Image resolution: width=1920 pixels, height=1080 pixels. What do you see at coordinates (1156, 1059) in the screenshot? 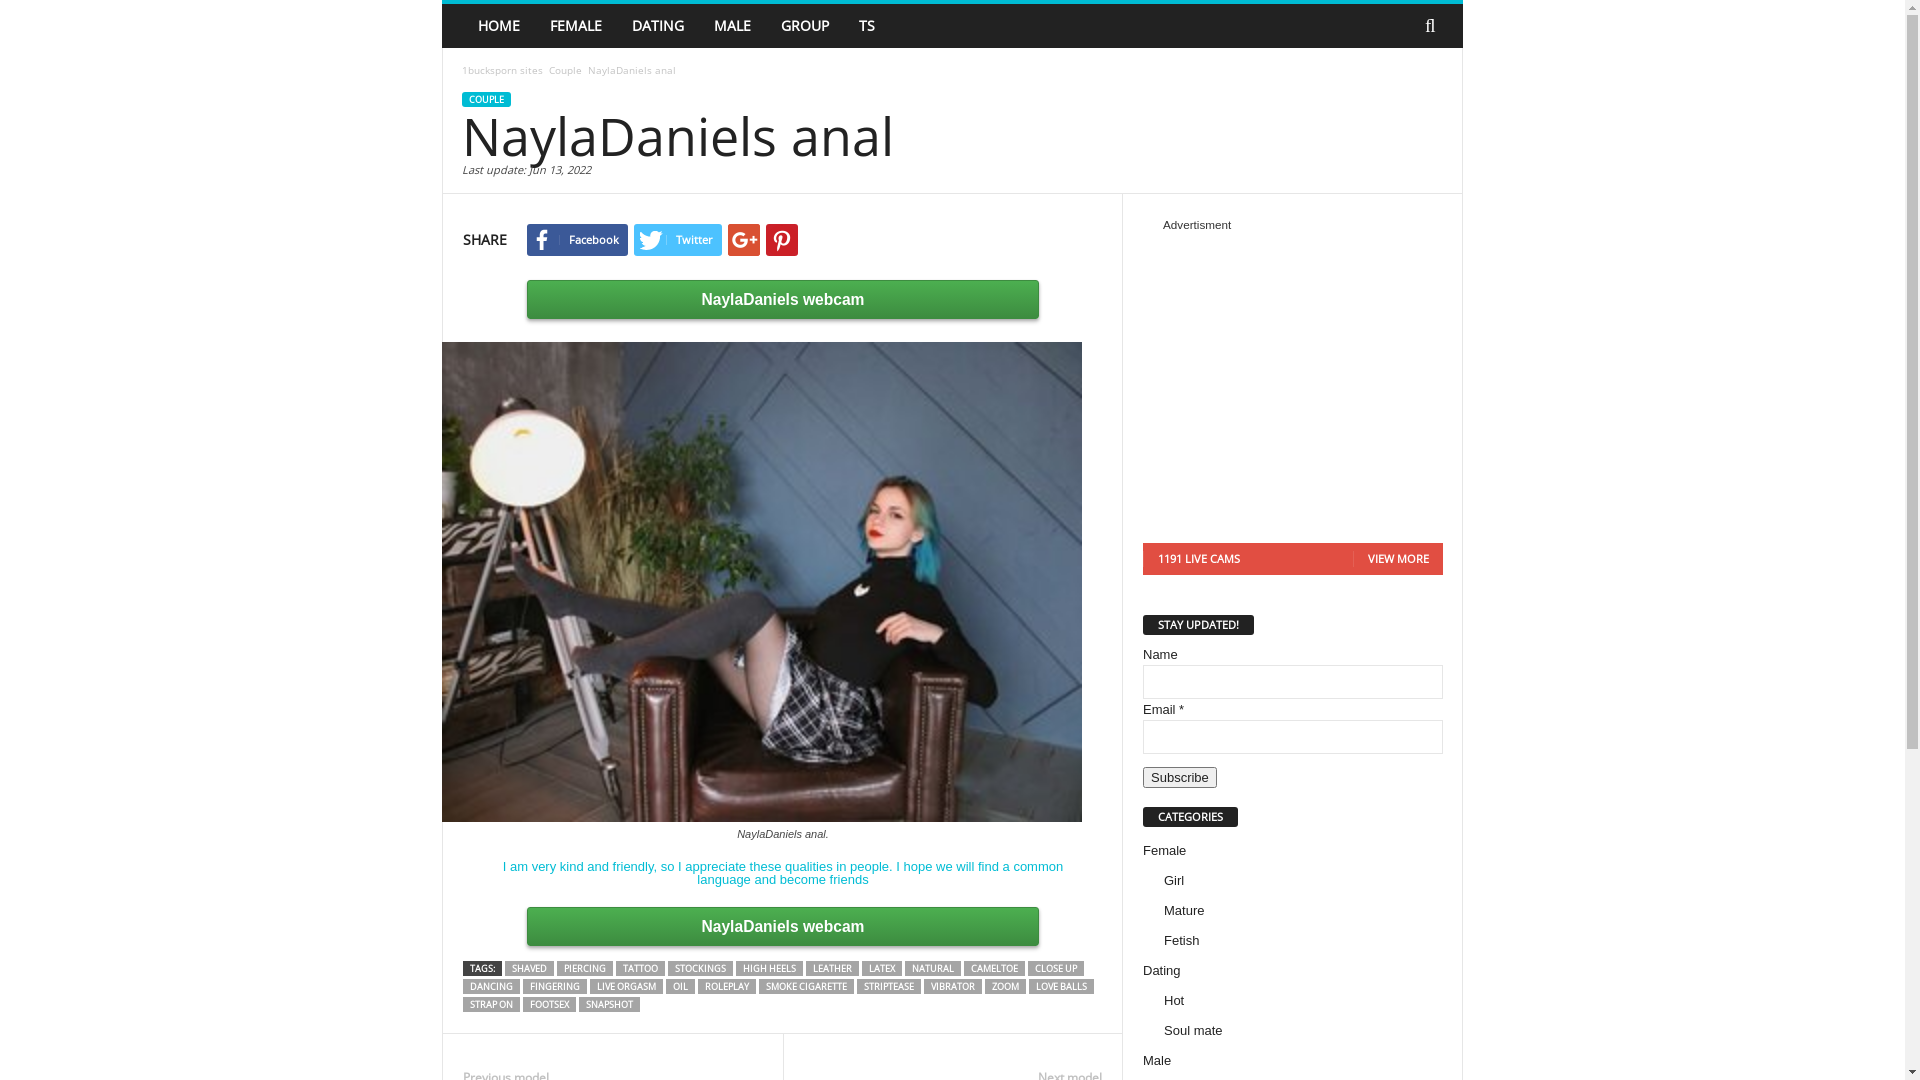
I see `'Male'` at bounding box center [1156, 1059].